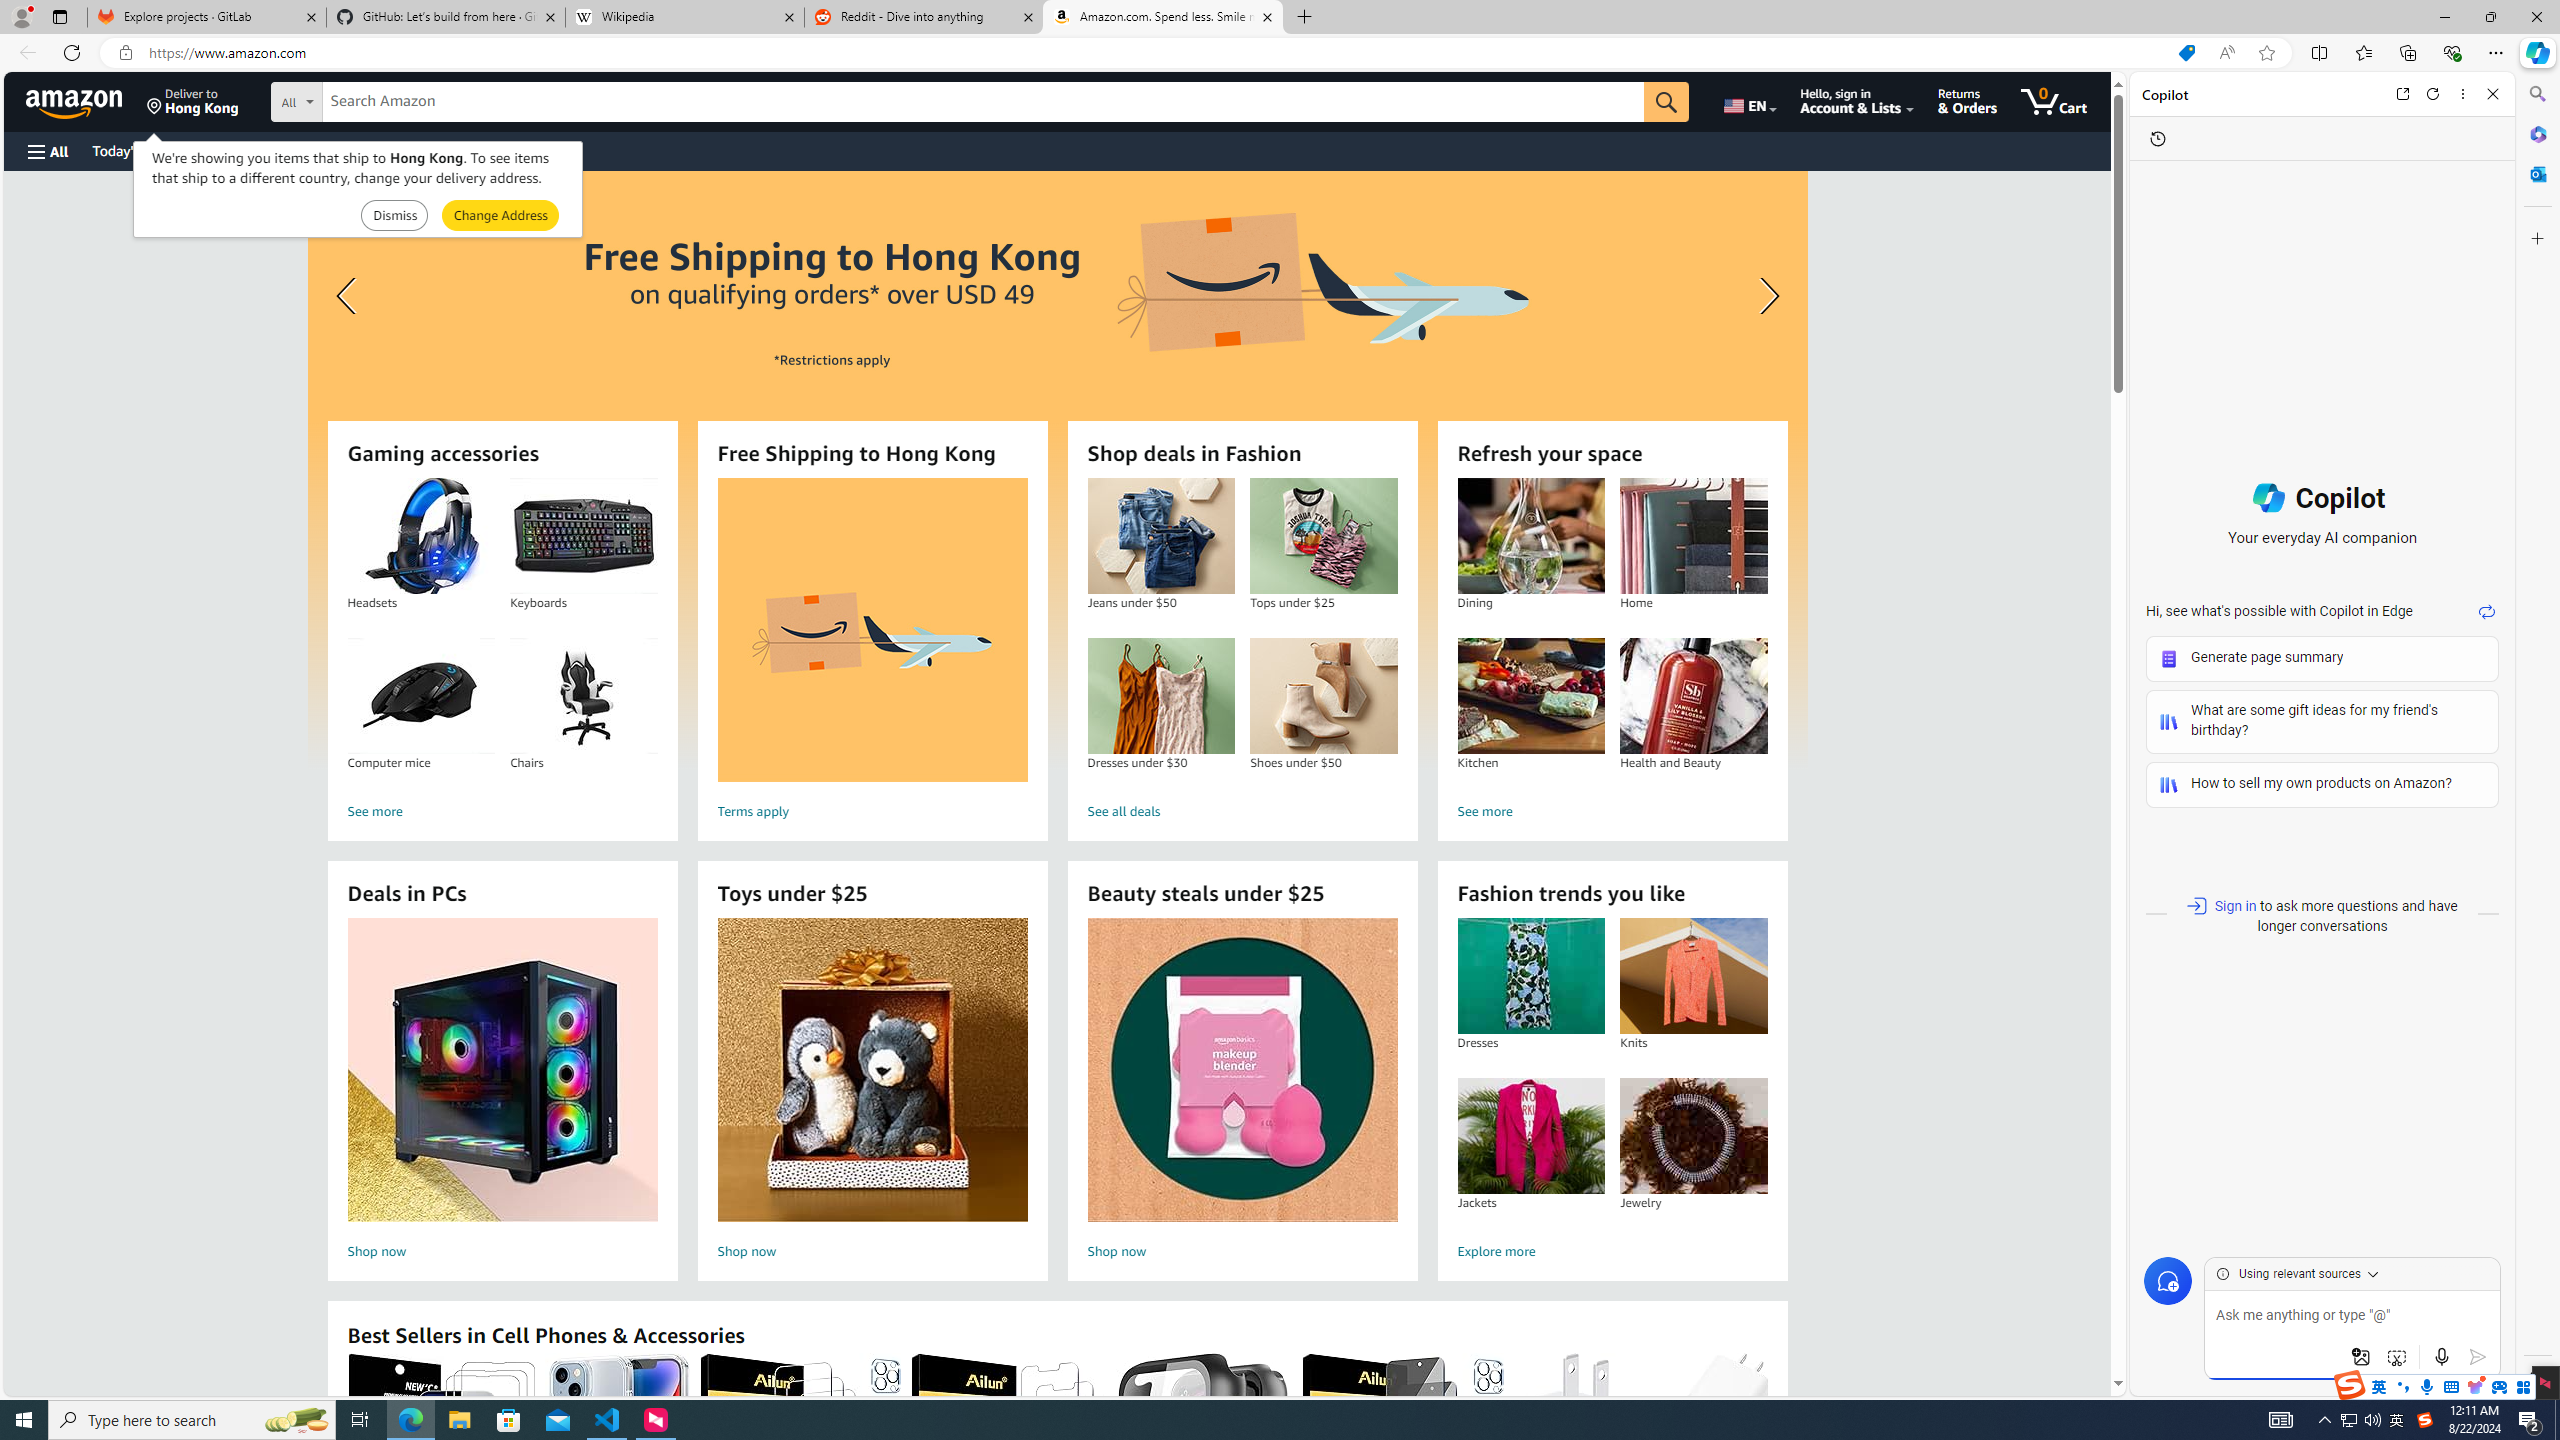  I want to click on 'Shoes under $50', so click(1322, 696).